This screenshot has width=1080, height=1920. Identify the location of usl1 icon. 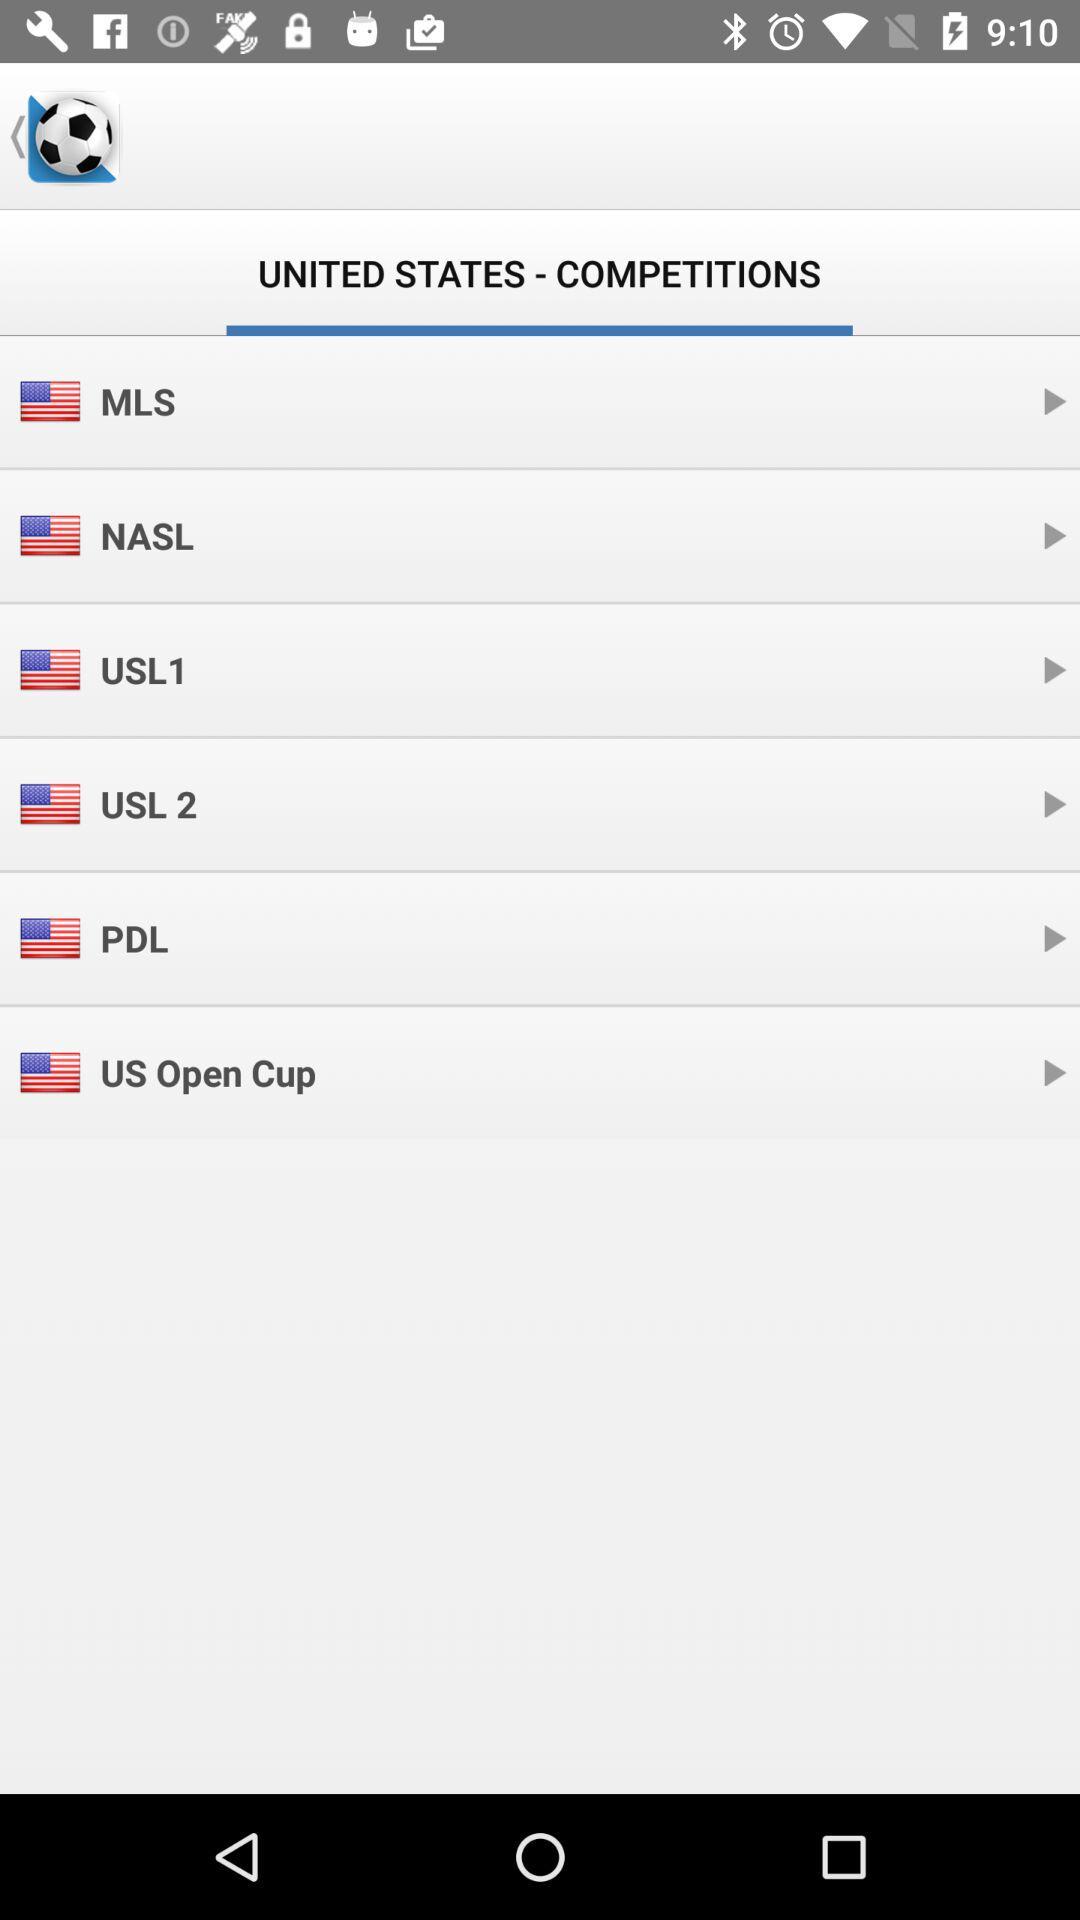
(143, 670).